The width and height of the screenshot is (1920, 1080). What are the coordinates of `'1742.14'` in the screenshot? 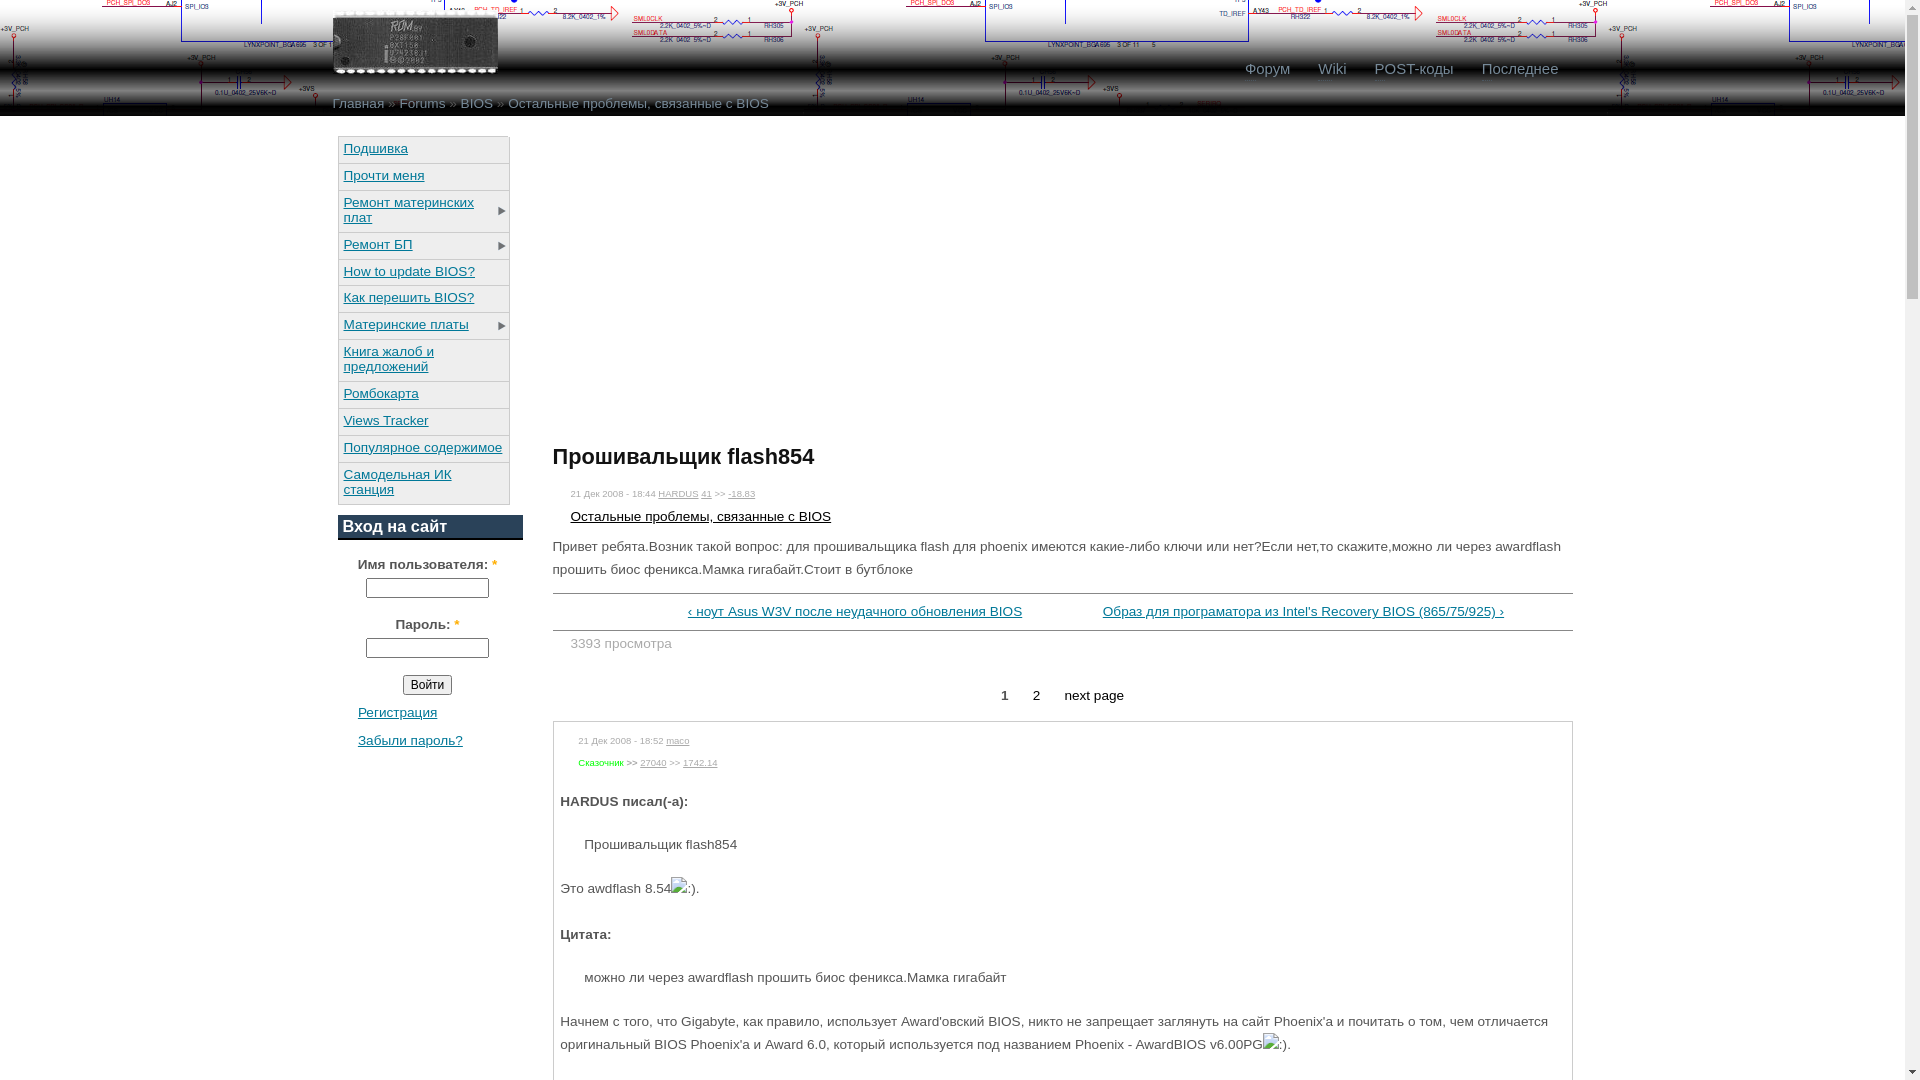 It's located at (700, 762).